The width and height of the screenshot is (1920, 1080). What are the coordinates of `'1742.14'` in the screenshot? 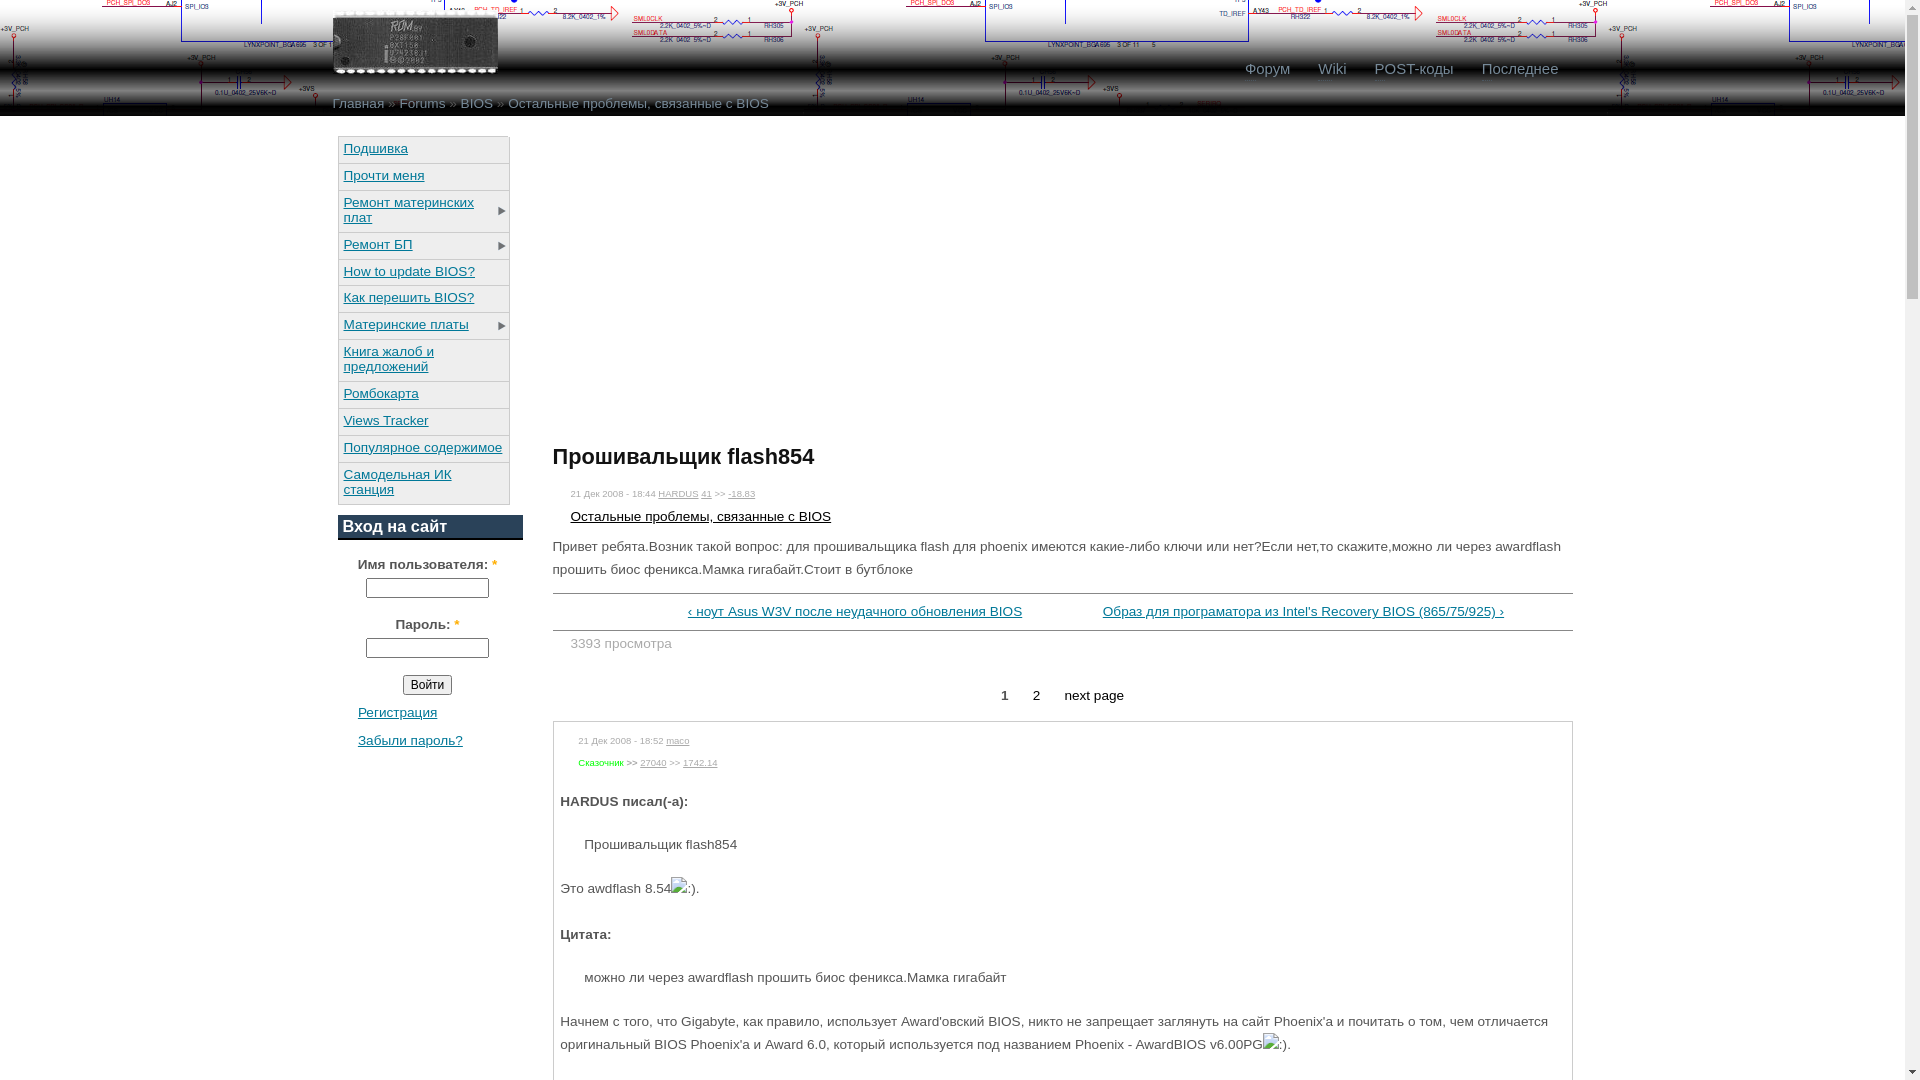 It's located at (700, 762).